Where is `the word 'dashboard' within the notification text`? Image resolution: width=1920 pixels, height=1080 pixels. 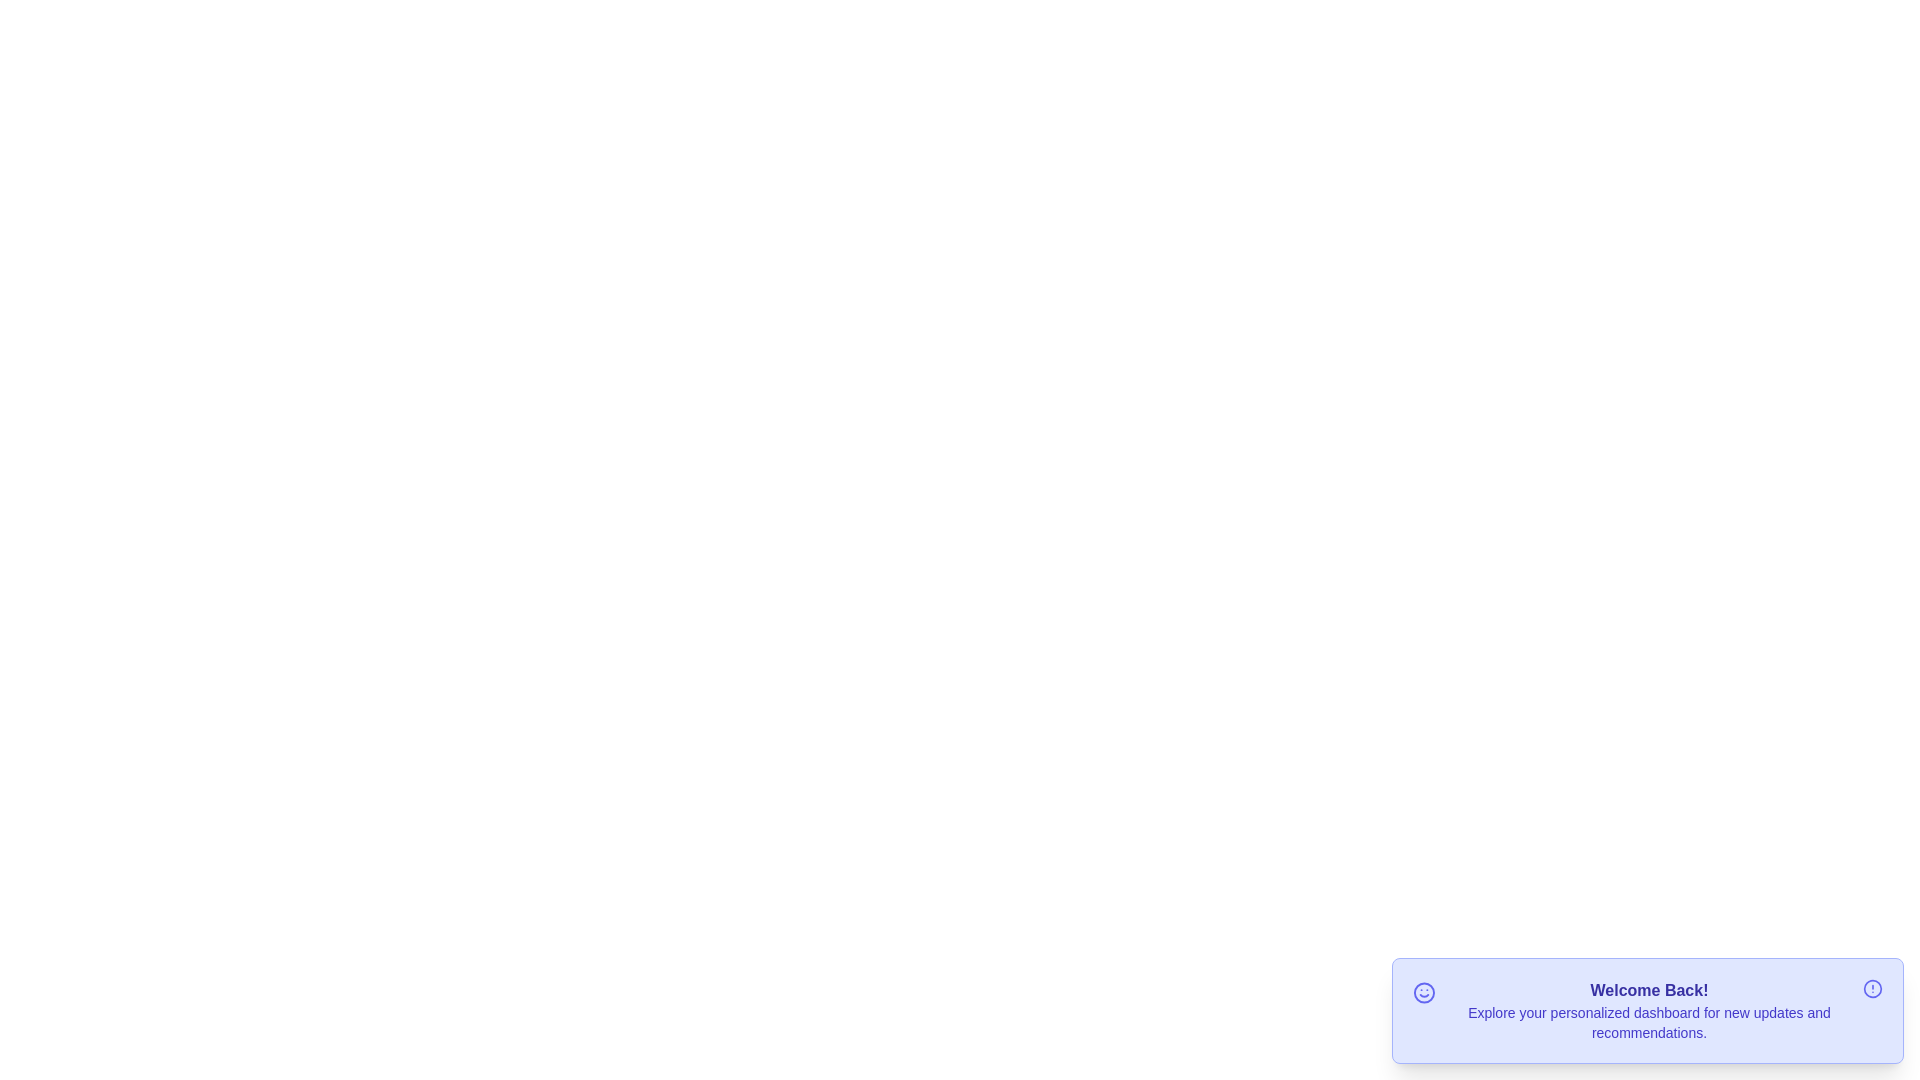 the word 'dashboard' within the notification text is located at coordinates (1598, 1002).